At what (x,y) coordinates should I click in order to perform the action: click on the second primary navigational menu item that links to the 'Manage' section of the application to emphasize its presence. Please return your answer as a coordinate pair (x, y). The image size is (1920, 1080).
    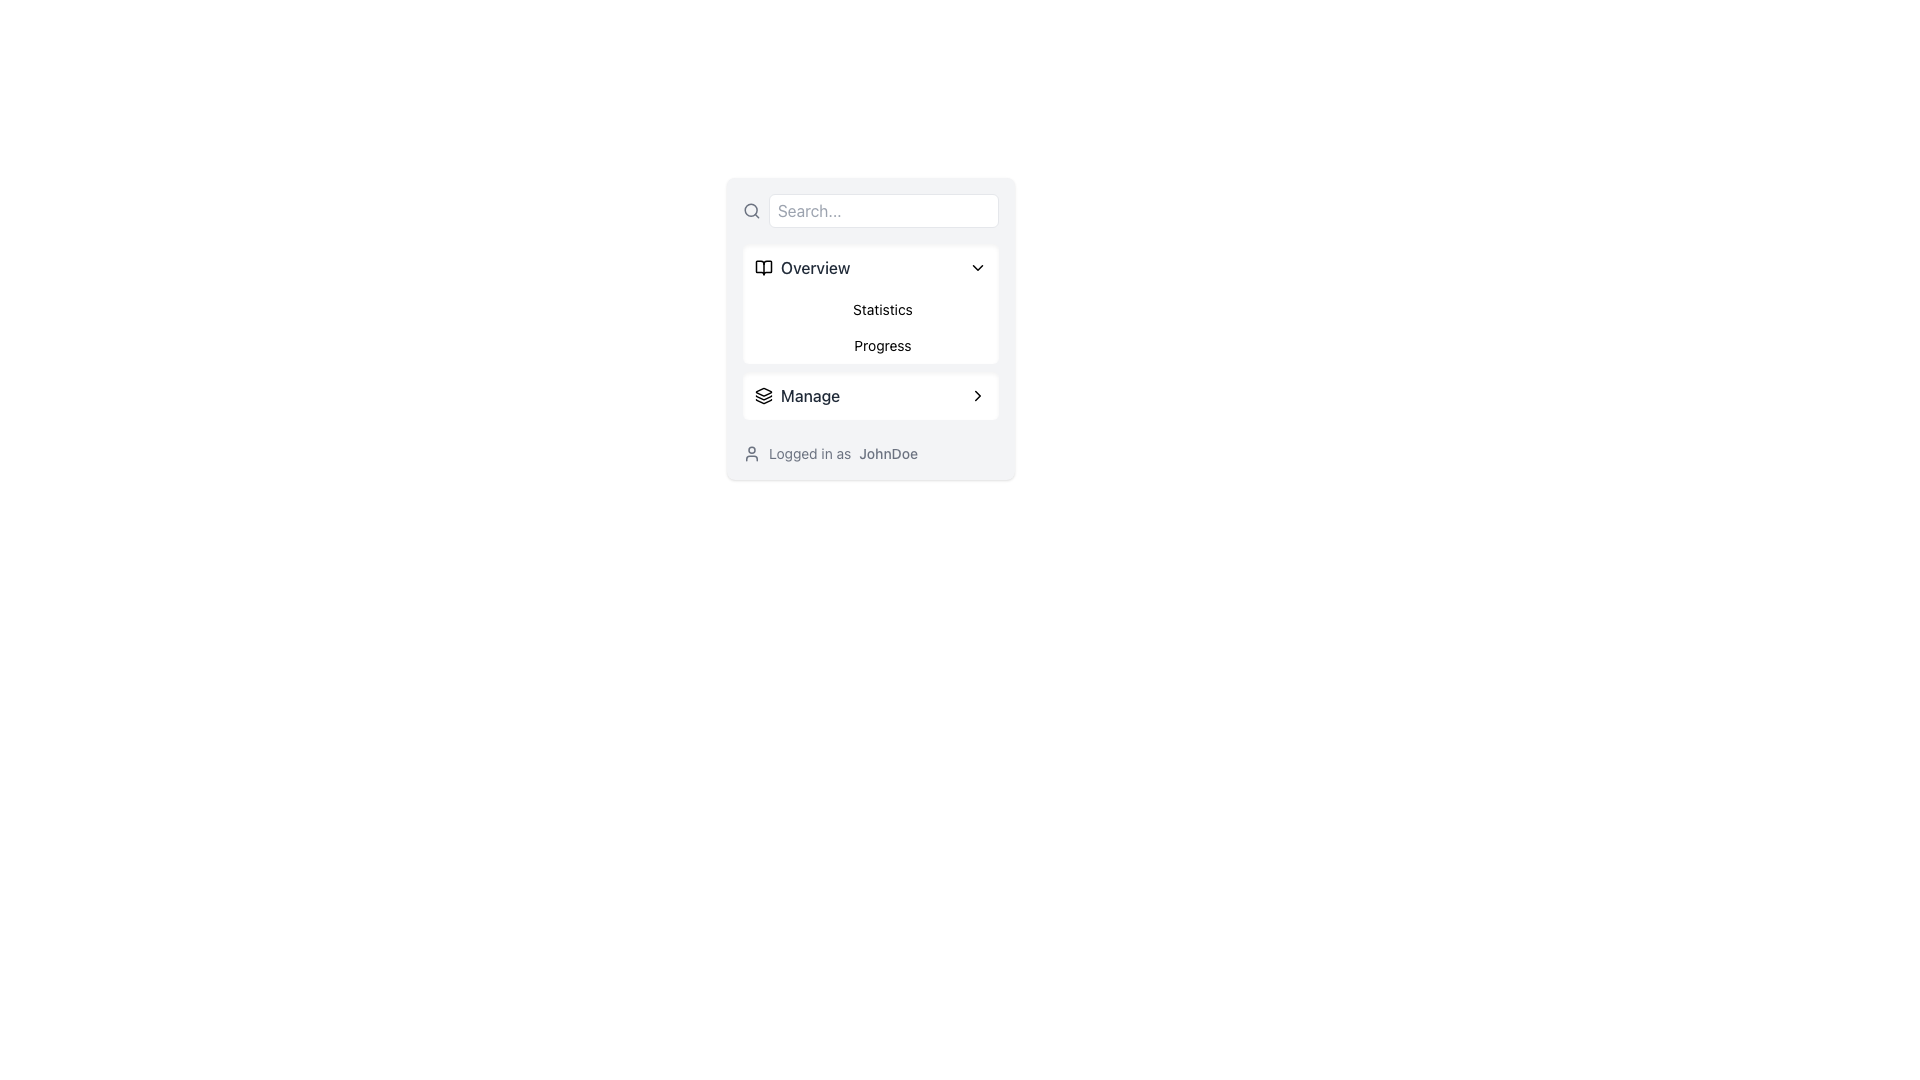
    Looking at the image, I should click on (796, 396).